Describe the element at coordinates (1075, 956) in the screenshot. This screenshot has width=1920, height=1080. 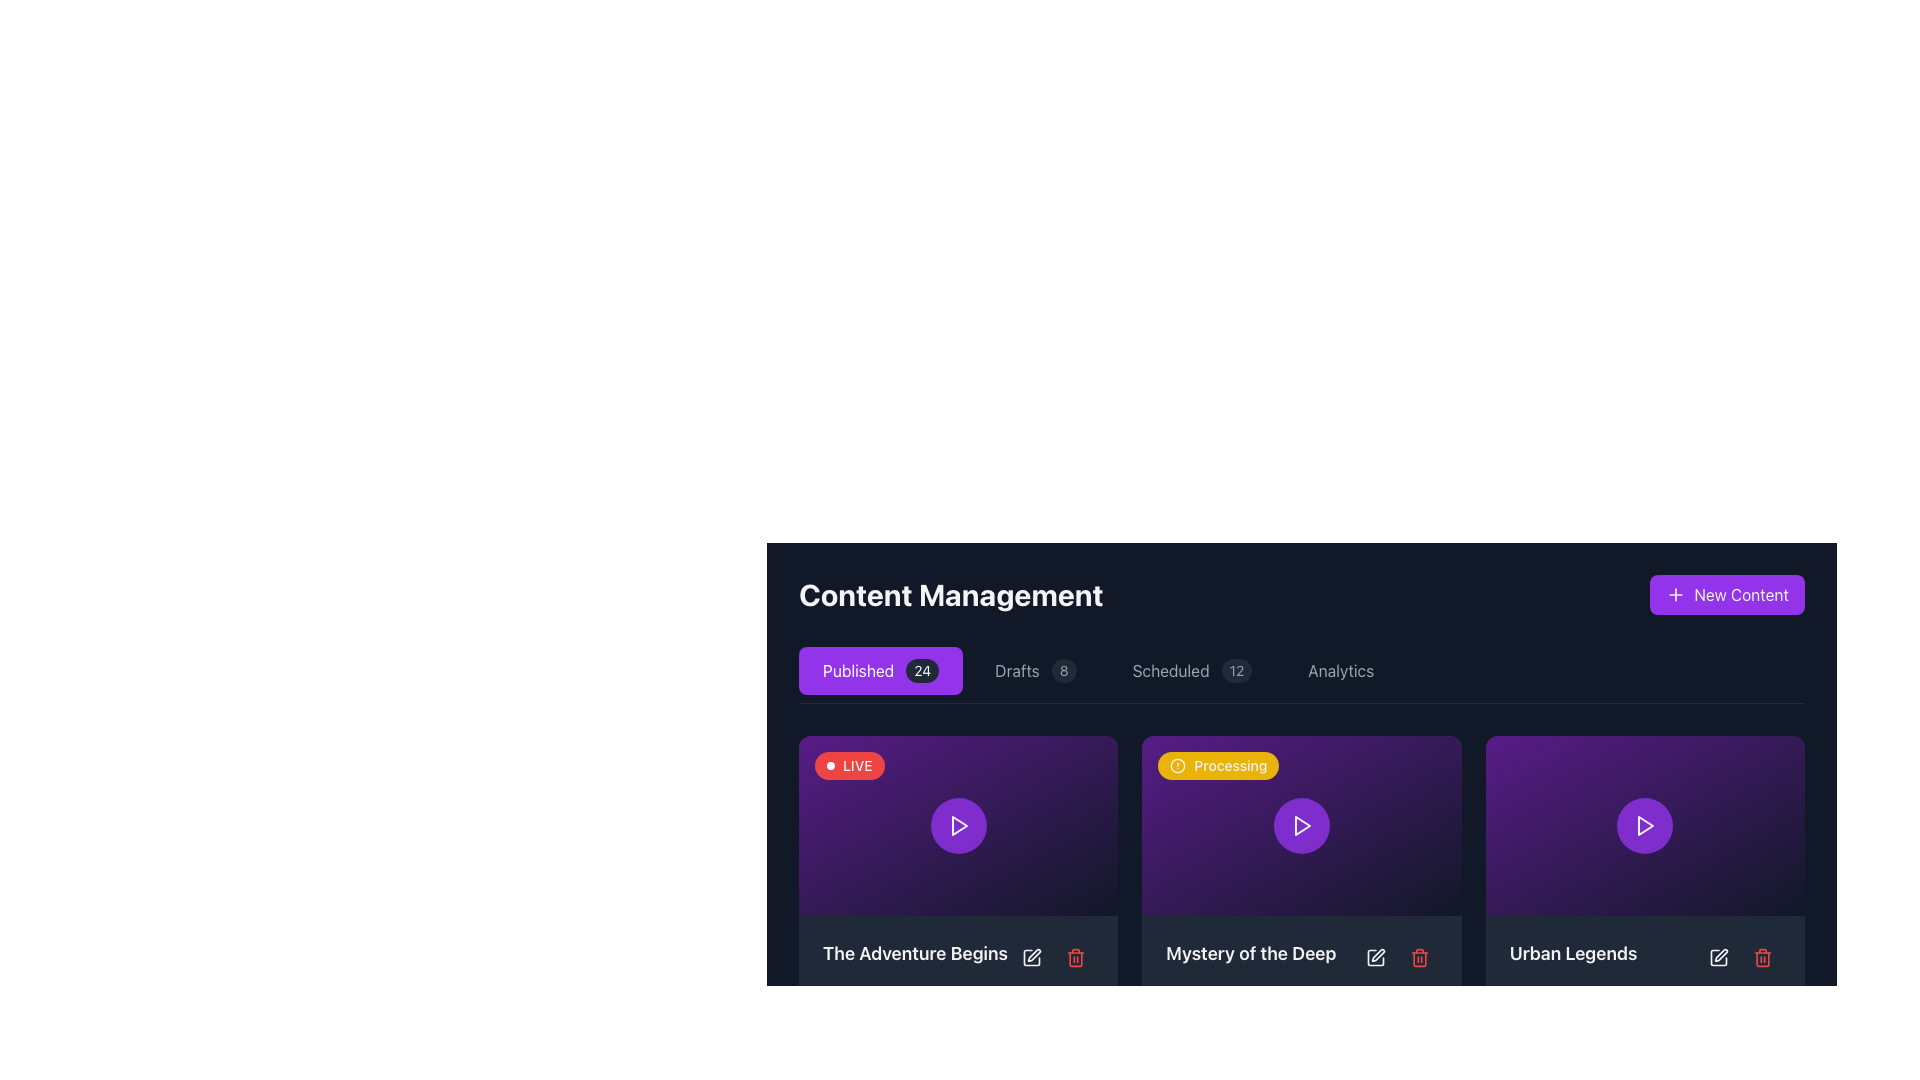
I see `the red trash can icon button representing a delete action, located below the card titled 'The Adventure Begins' in the Published section of the Content Management interface` at that location.